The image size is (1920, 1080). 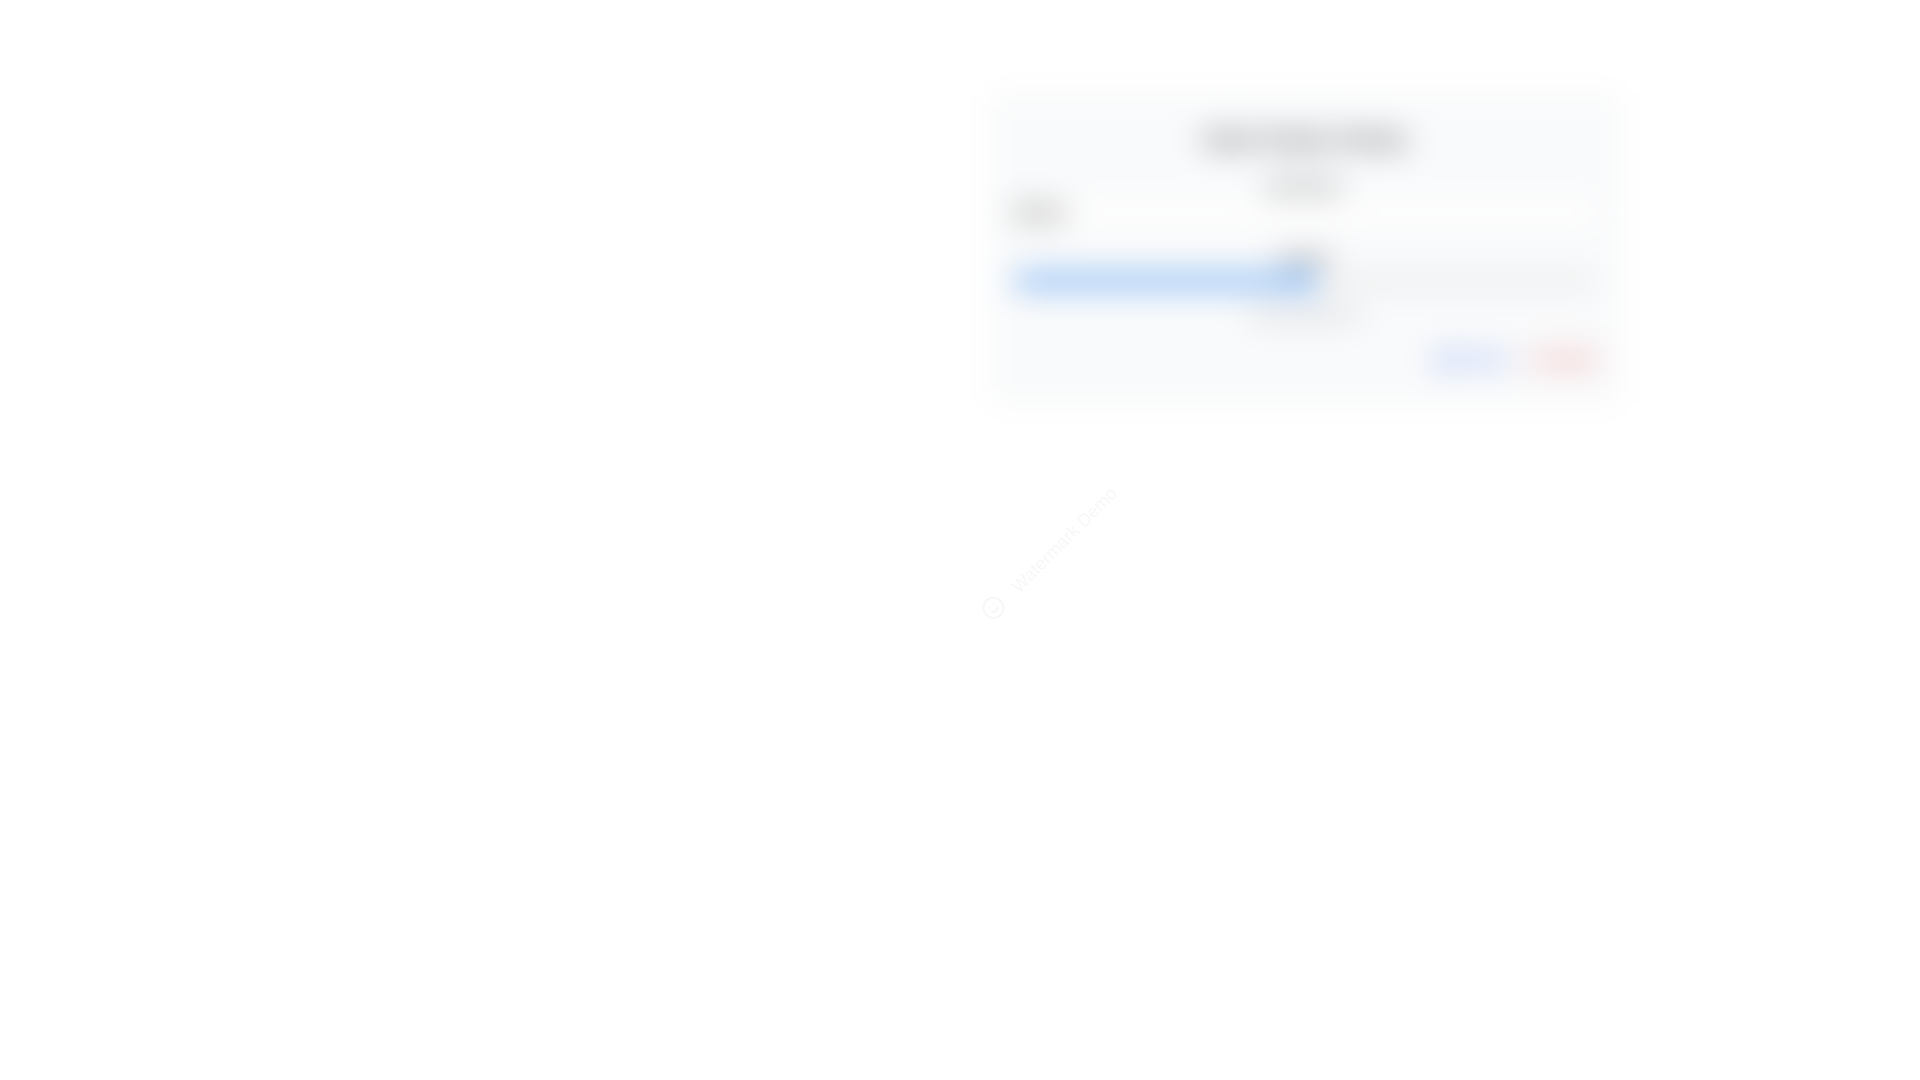 I want to click on the range slider that adjusts intensity, located centrally on the interface, with the current value displayed as 'Current Value: 50', so click(x=1305, y=286).